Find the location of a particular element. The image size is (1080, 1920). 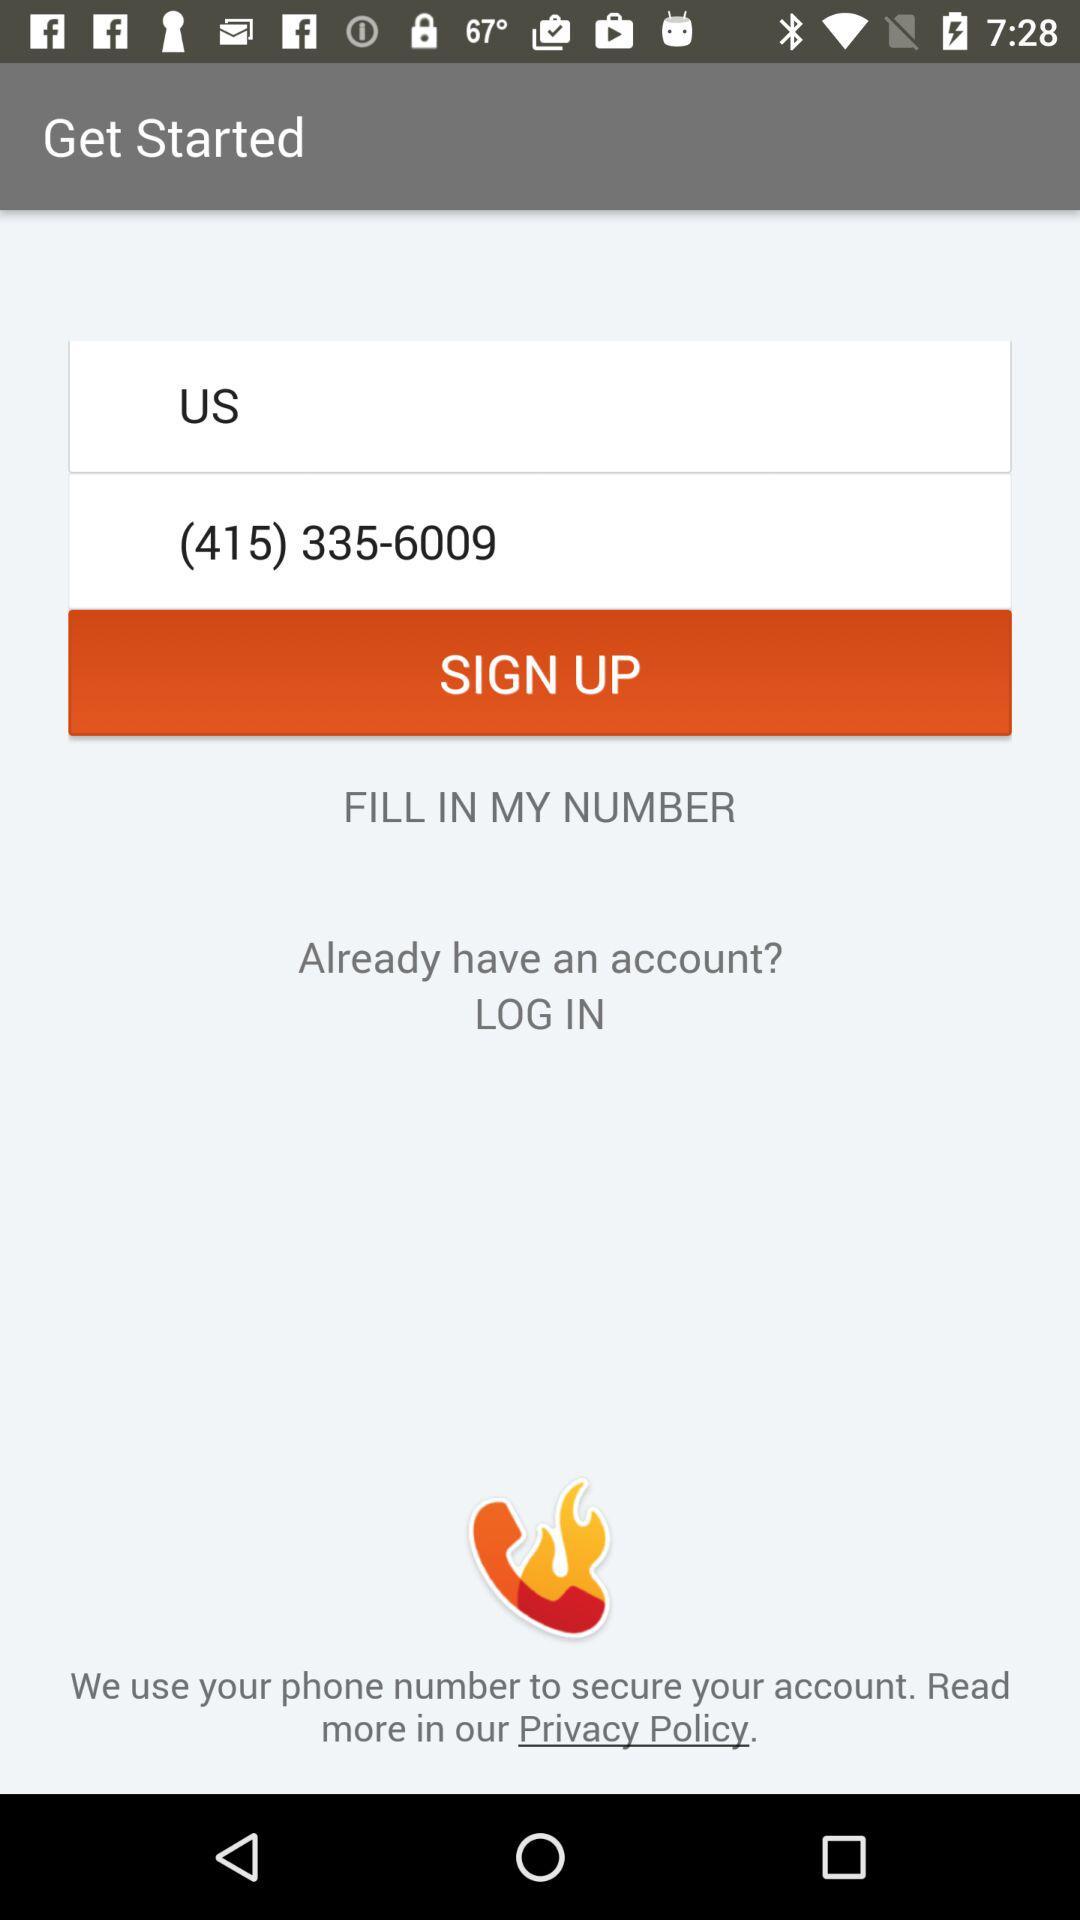

icon above (415) 335-6009 item is located at coordinates (540, 403).